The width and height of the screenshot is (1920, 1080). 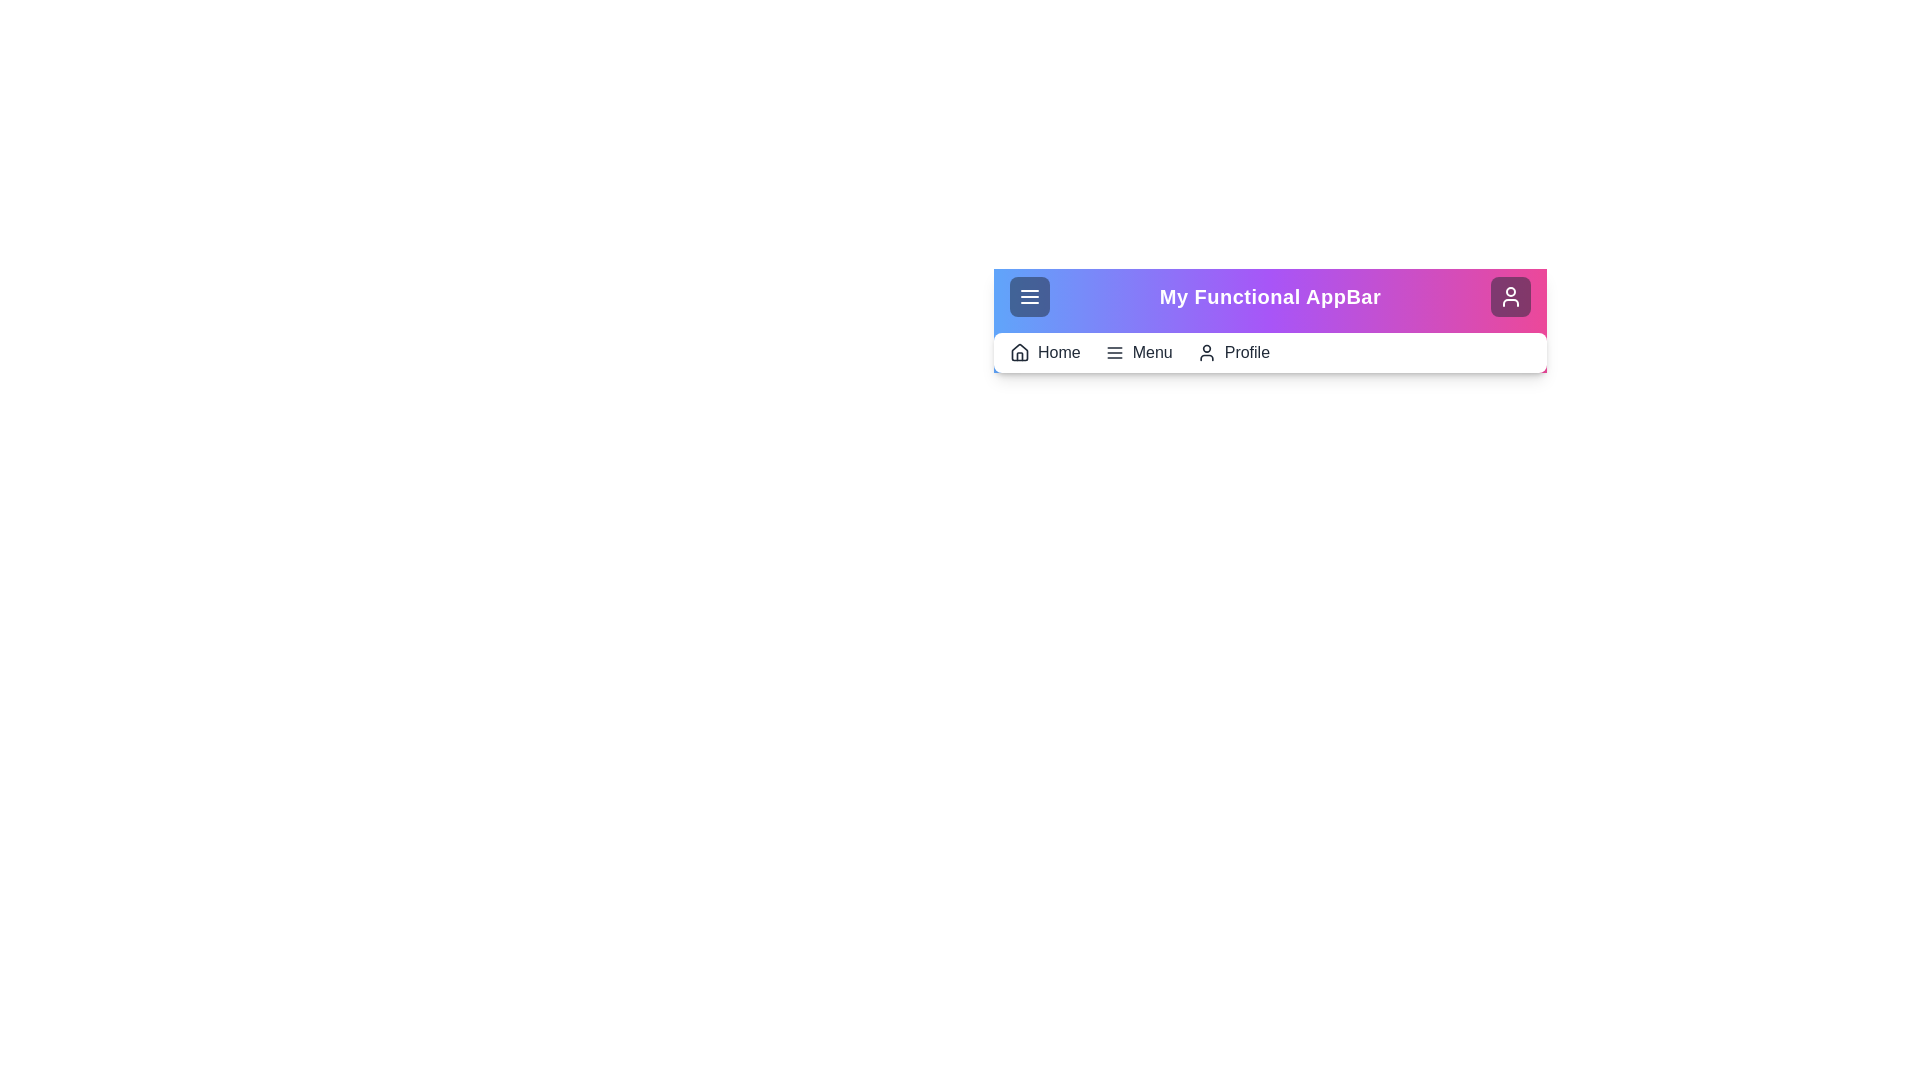 What do you see at coordinates (1137, 352) in the screenshot?
I see `the 'Menu' button in the navigation bar` at bounding box center [1137, 352].